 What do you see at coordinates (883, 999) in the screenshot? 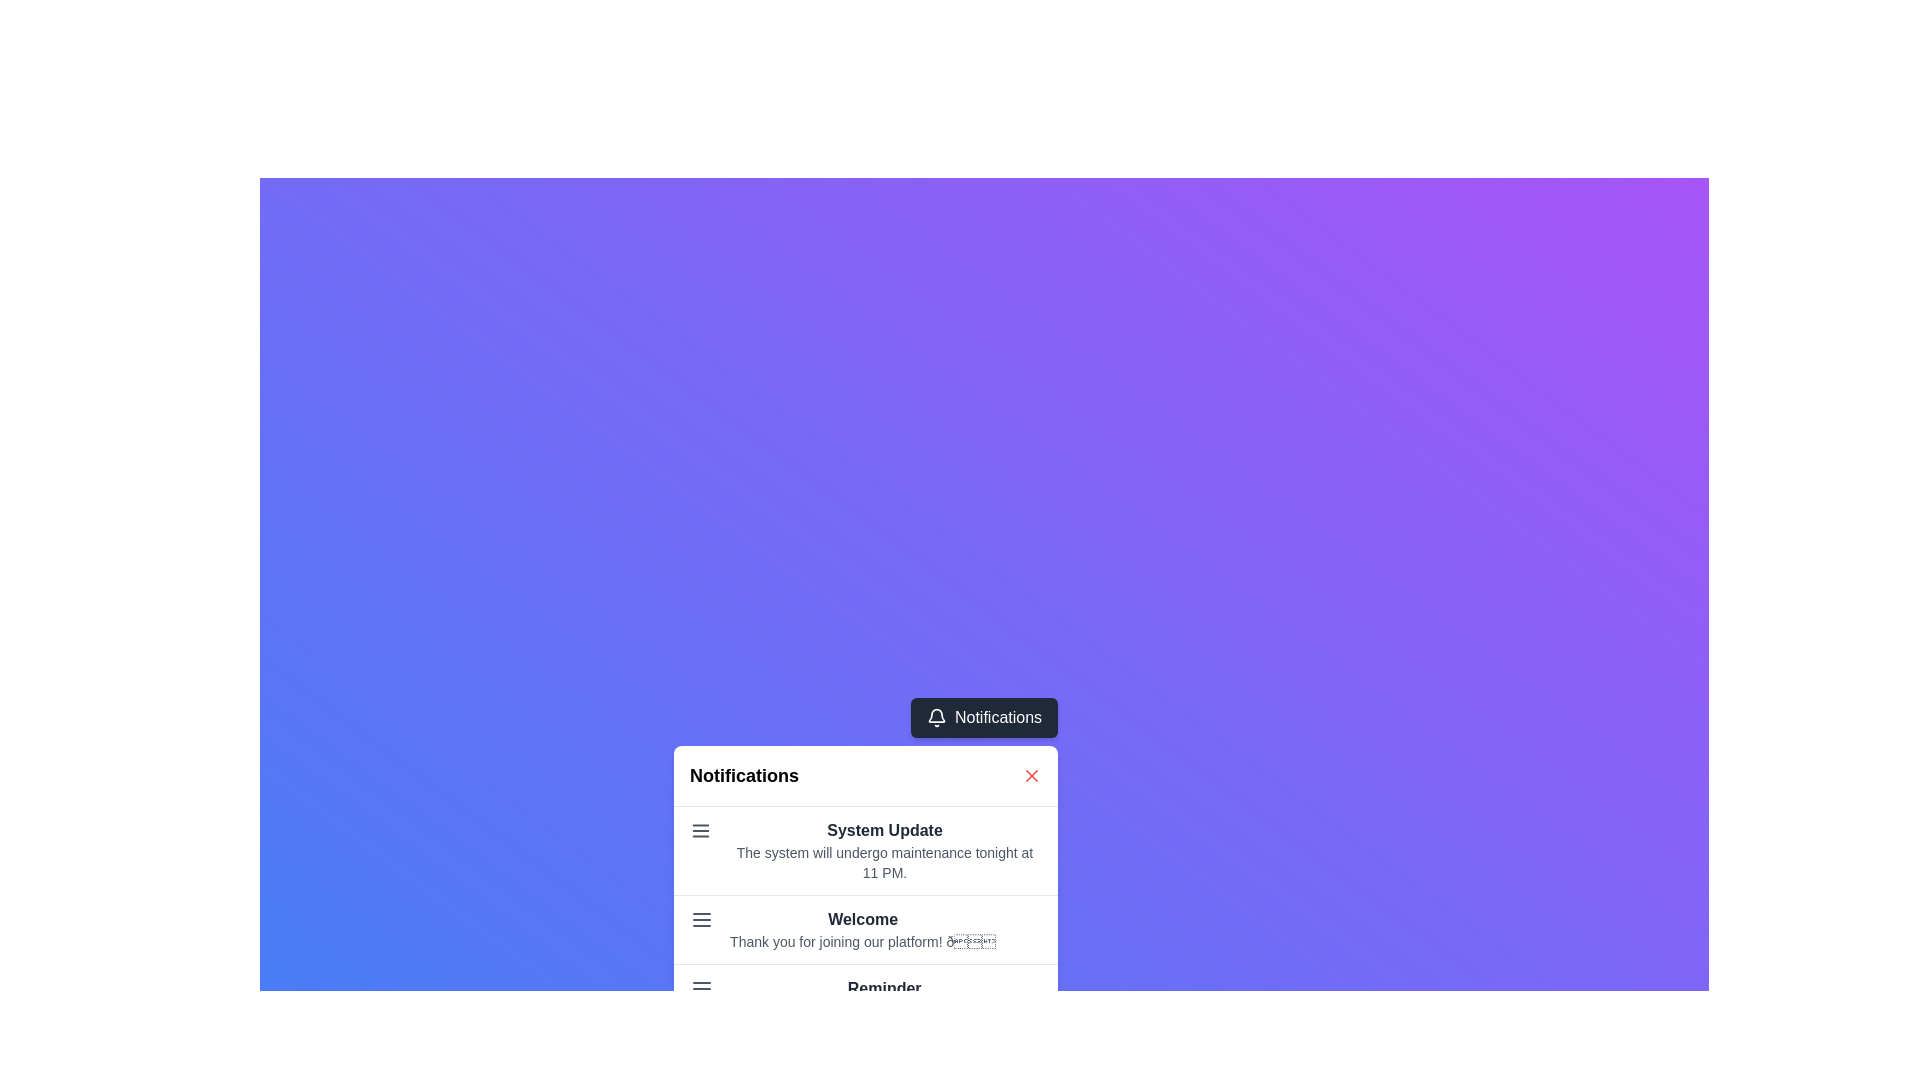
I see `the 'Reminder' text content block that displays the message 'Your meeting is scheduled for tomorrow at 10 AM.' This block is the last notification in the dropdown notification panel` at bounding box center [883, 999].